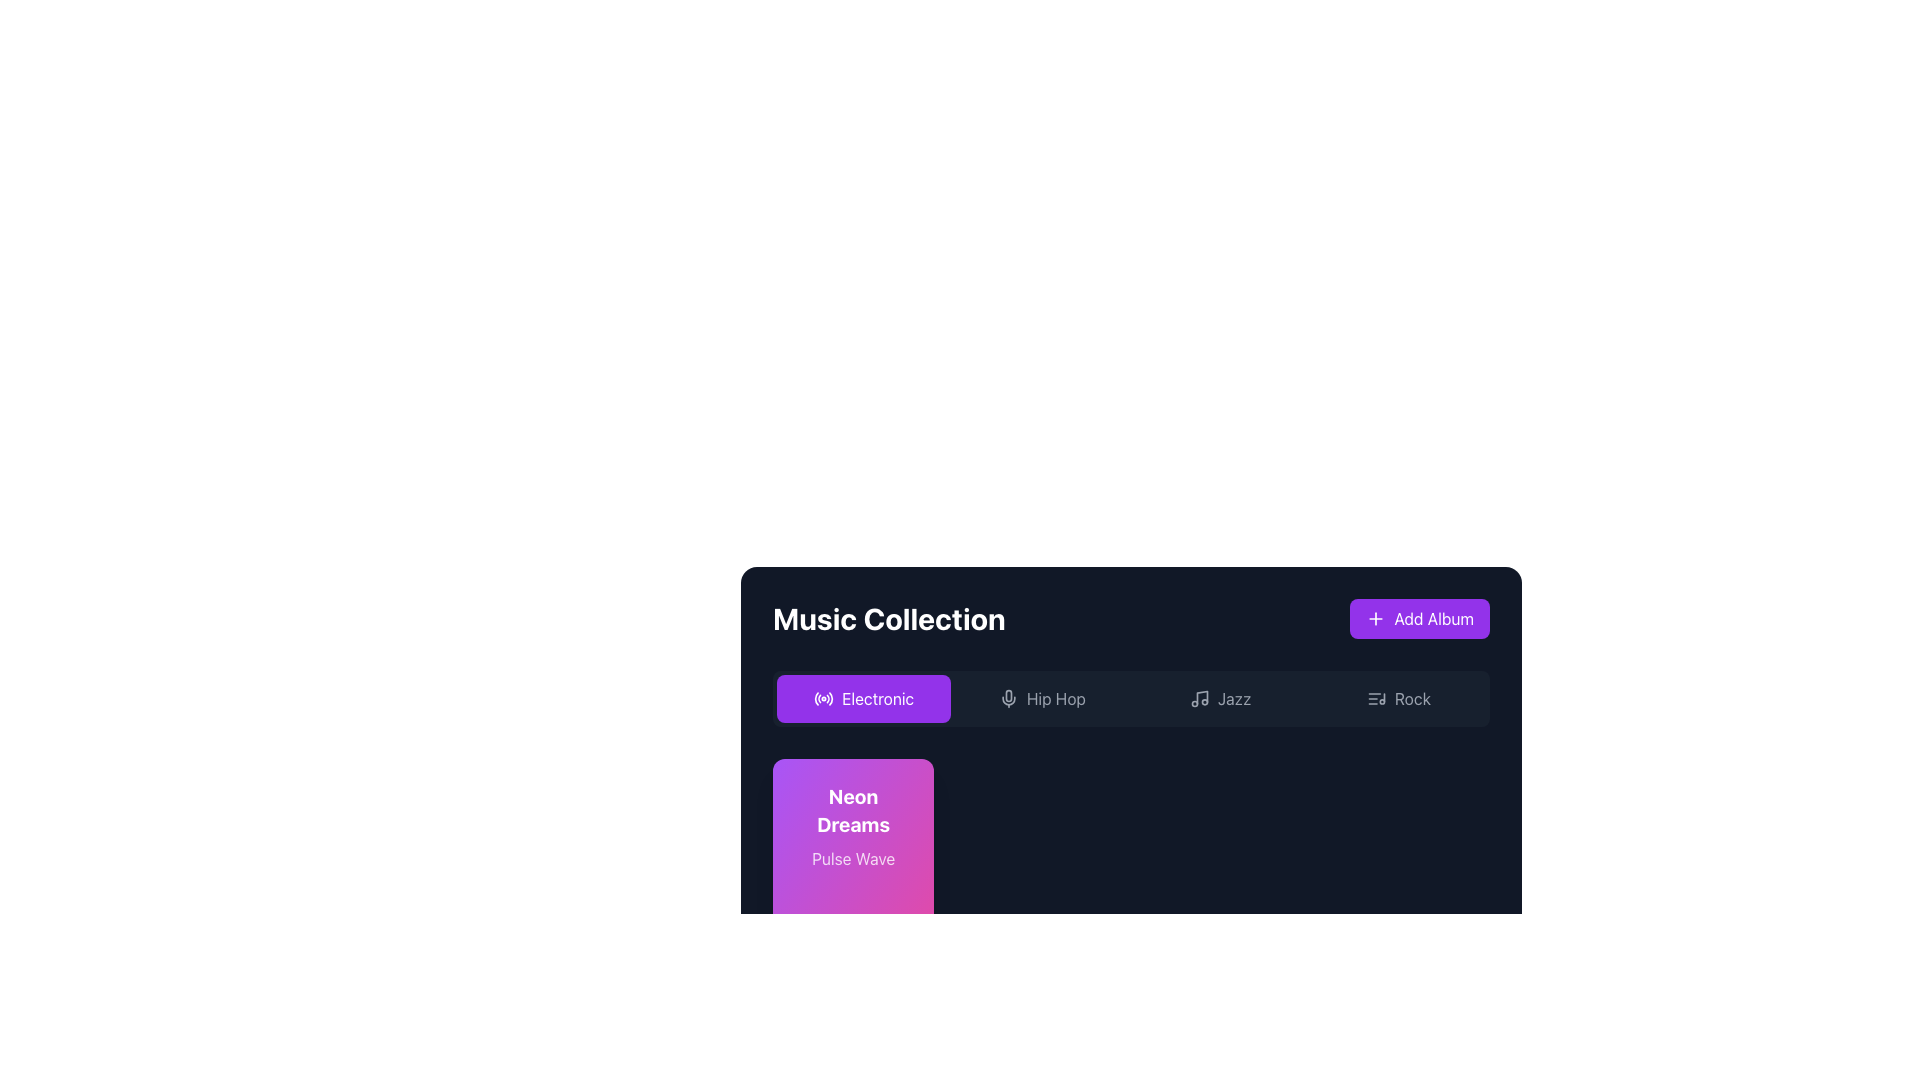 The width and height of the screenshot is (1920, 1080). I want to click on the 'Hip Hop' music genre icon located in the navigation bar, which is situated between the 'Electronic' and 'Jazz' sections, so click(1008, 697).